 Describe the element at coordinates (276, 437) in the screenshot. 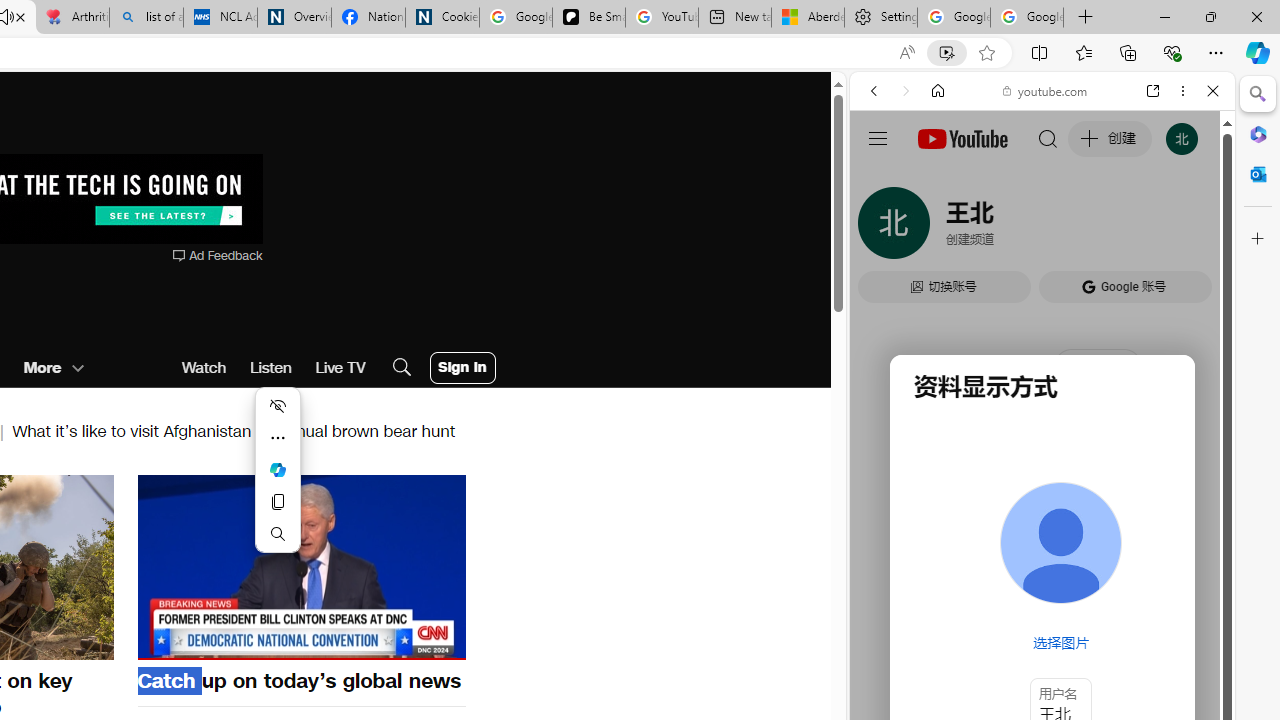

I see `'More actions'` at that location.